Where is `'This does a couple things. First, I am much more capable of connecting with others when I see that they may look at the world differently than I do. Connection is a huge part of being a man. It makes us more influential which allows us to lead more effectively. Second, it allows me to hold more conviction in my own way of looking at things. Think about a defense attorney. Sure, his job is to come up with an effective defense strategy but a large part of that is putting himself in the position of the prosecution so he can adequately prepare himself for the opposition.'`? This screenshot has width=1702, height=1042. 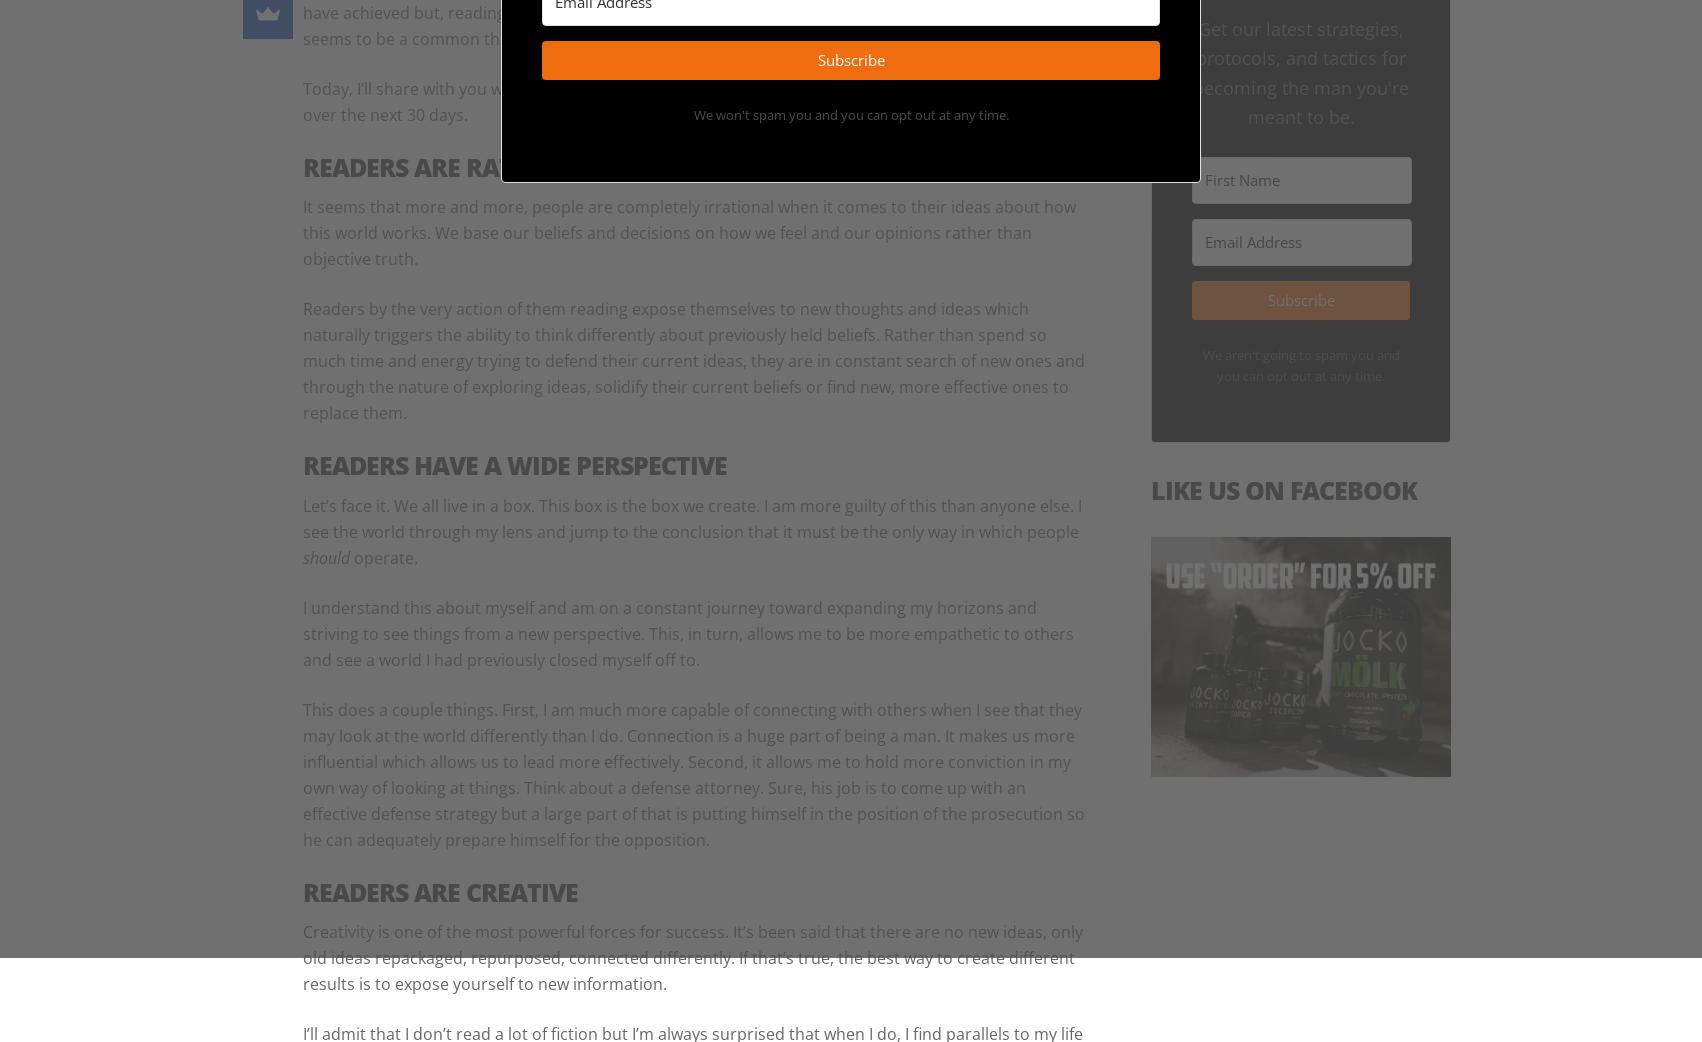
'This does a couple things. First, I am much more capable of connecting with others when I see that they may look at the world differently than I do. Connection is a huge part of being a man. It makes us more influential which allows us to lead more effectively. Second, it allows me to hold more conviction in my own way of looking at things. Think about a defense attorney. Sure, his job is to come up with an effective defense strategy but a large part of that is putting himself in the position of the prosecution so he can adequately prepare himself for the opposition.' is located at coordinates (302, 772).